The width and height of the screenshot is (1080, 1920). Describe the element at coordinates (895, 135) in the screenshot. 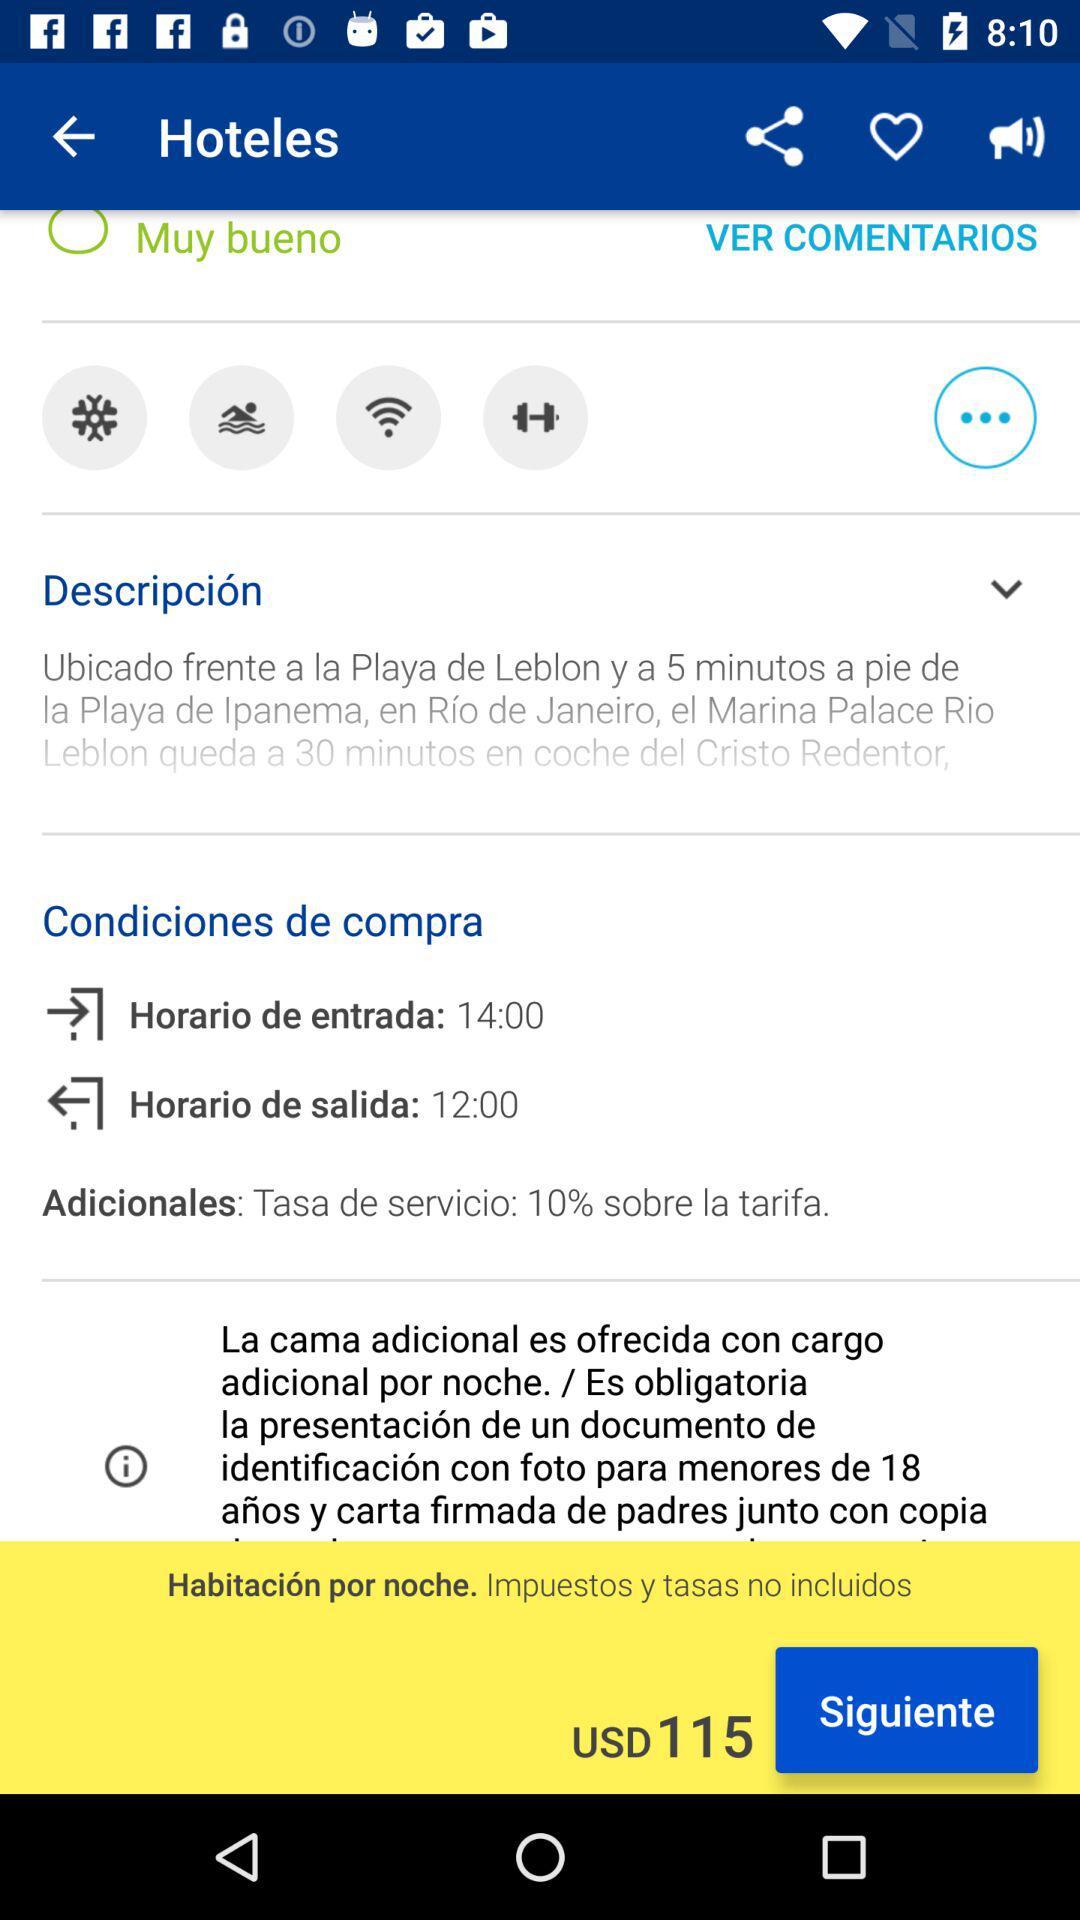

I see `icon above ver comentarios` at that location.